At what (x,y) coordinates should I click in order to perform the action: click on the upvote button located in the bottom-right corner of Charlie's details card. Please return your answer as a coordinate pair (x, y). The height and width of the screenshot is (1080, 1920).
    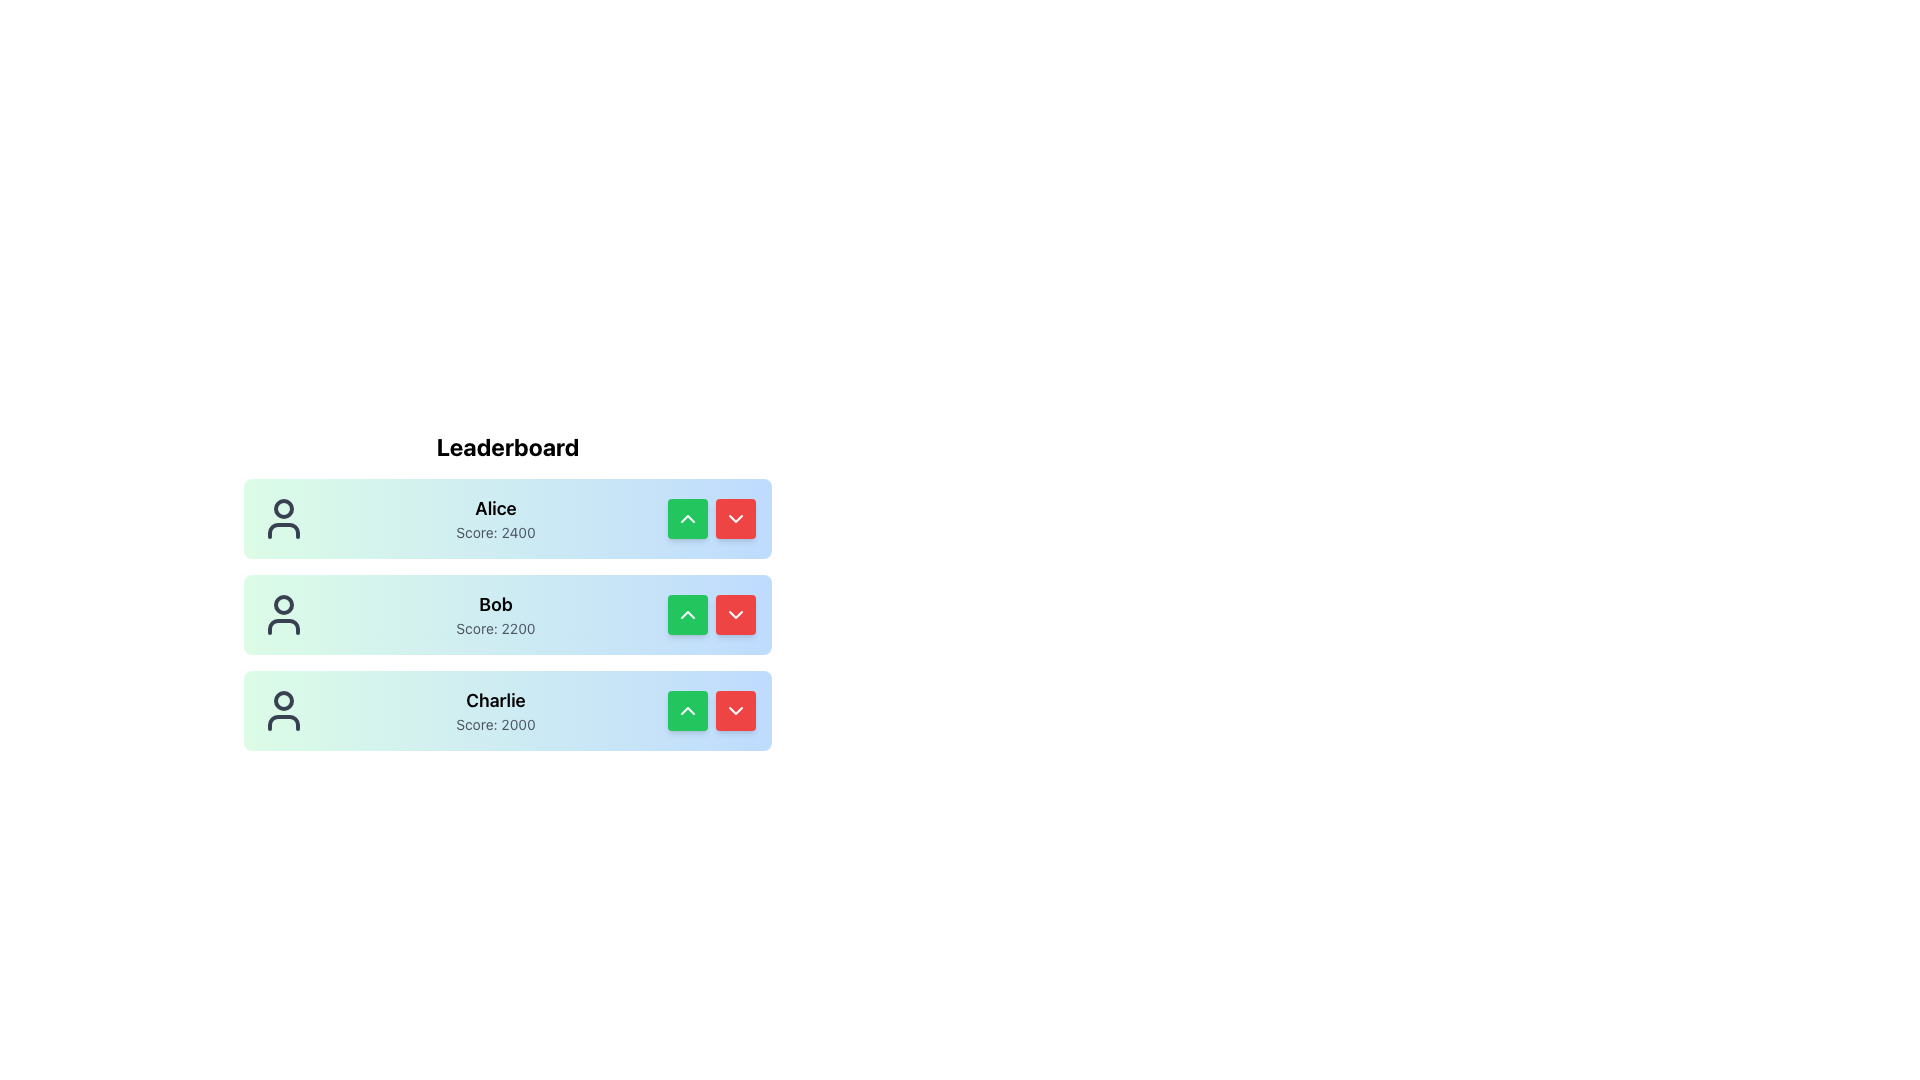
    Looking at the image, I should click on (687, 709).